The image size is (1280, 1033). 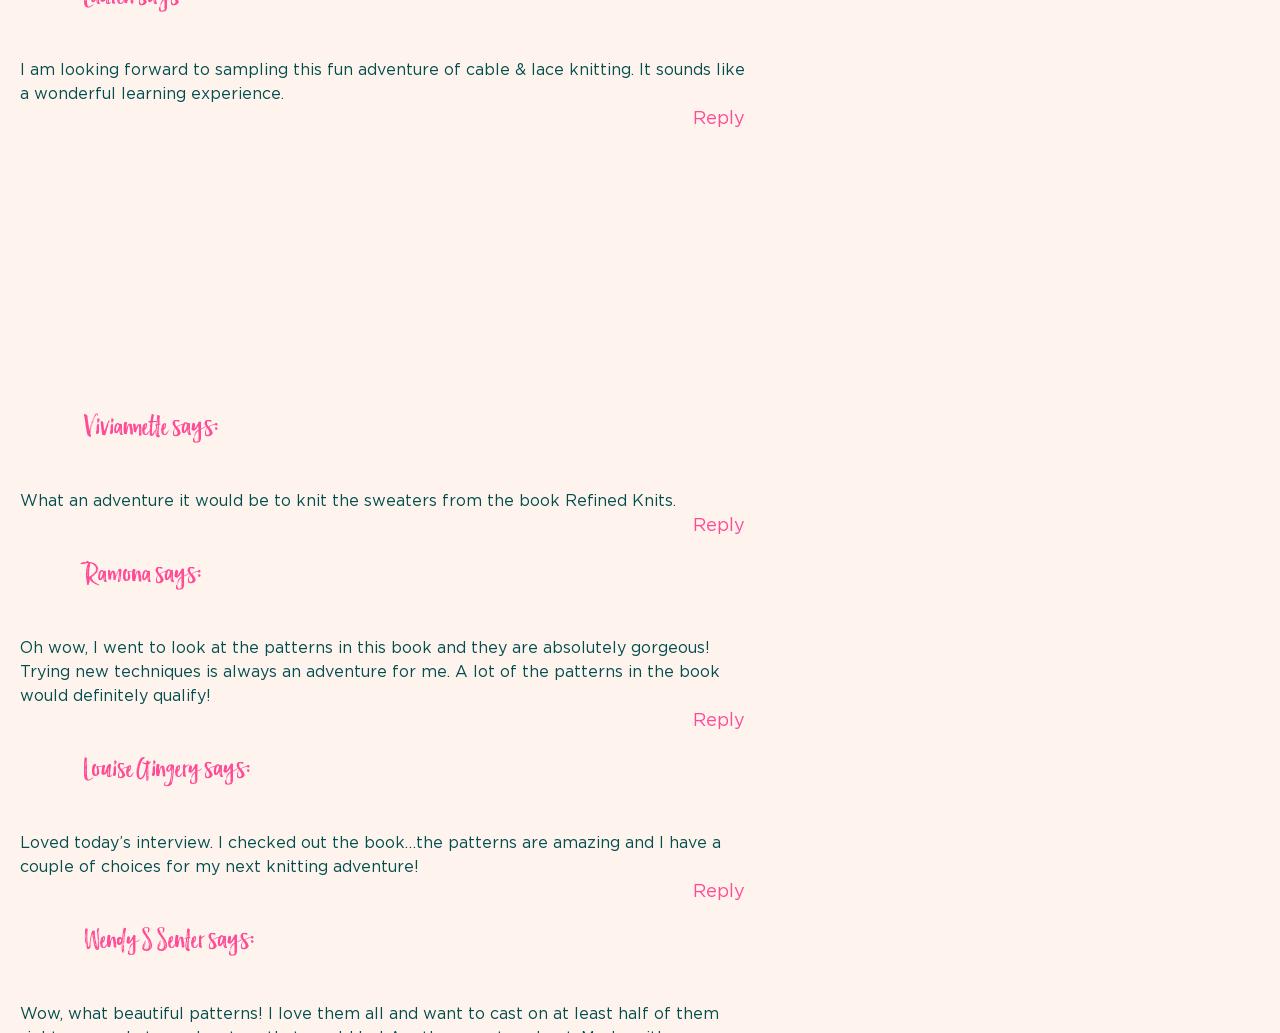 I want to click on 'What an adventure it would be to knit the sweaters from the book Refined Knits.', so click(x=348, y=501).